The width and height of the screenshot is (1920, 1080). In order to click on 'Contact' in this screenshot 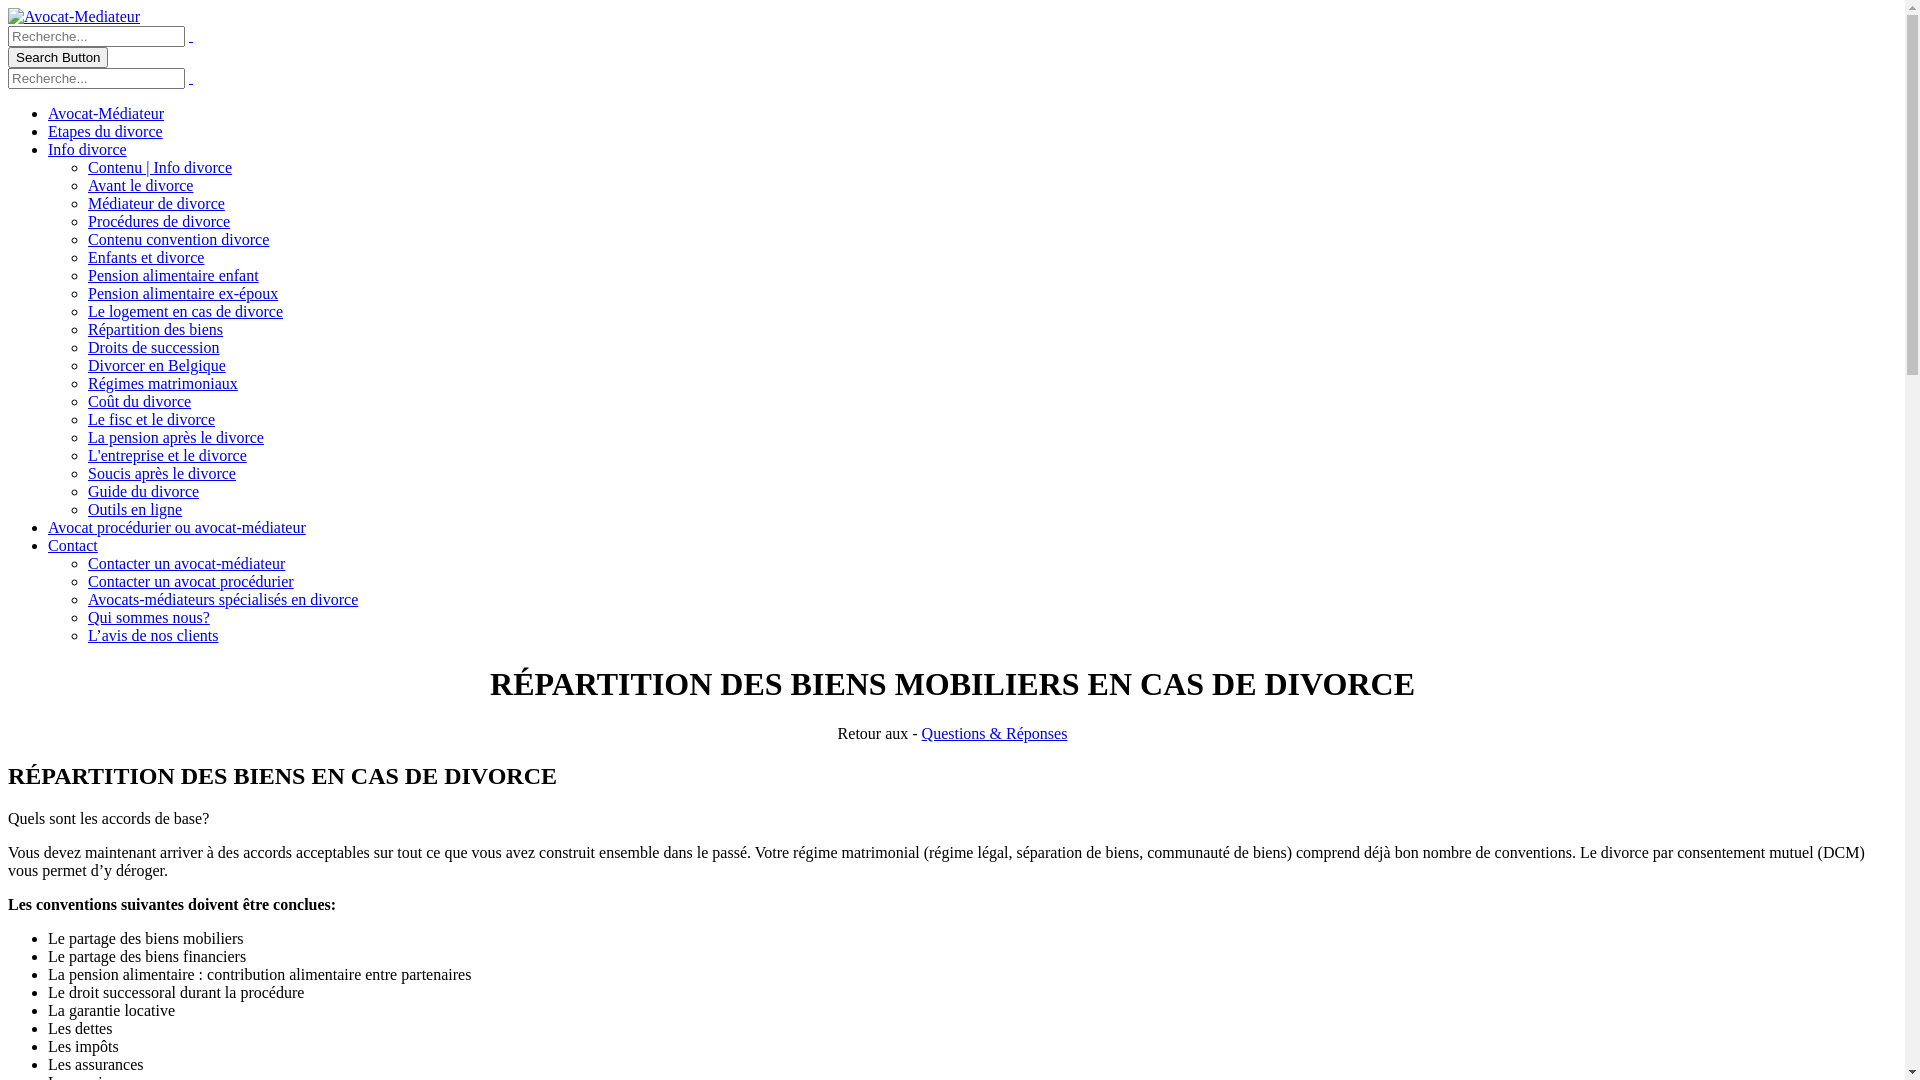, I will do `click(48, 545)`.